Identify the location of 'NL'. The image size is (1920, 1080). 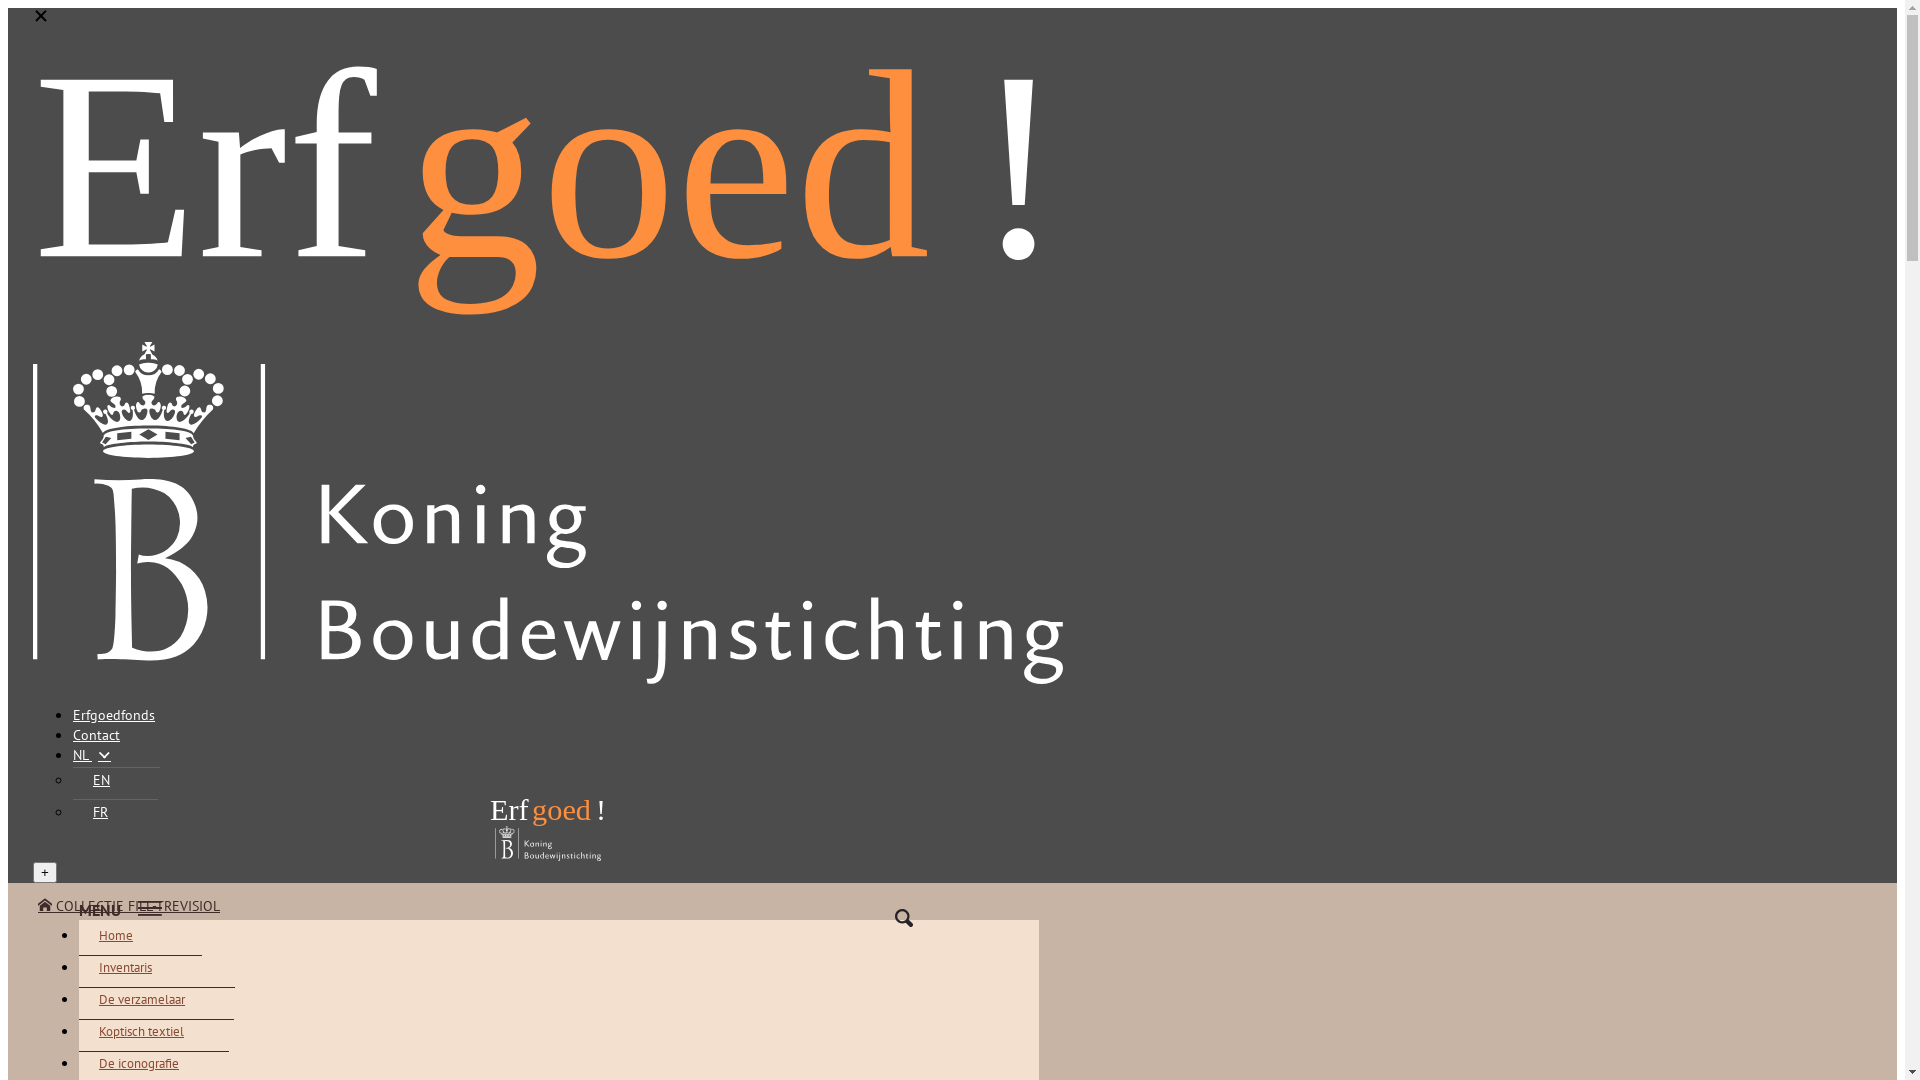
(72, 755).